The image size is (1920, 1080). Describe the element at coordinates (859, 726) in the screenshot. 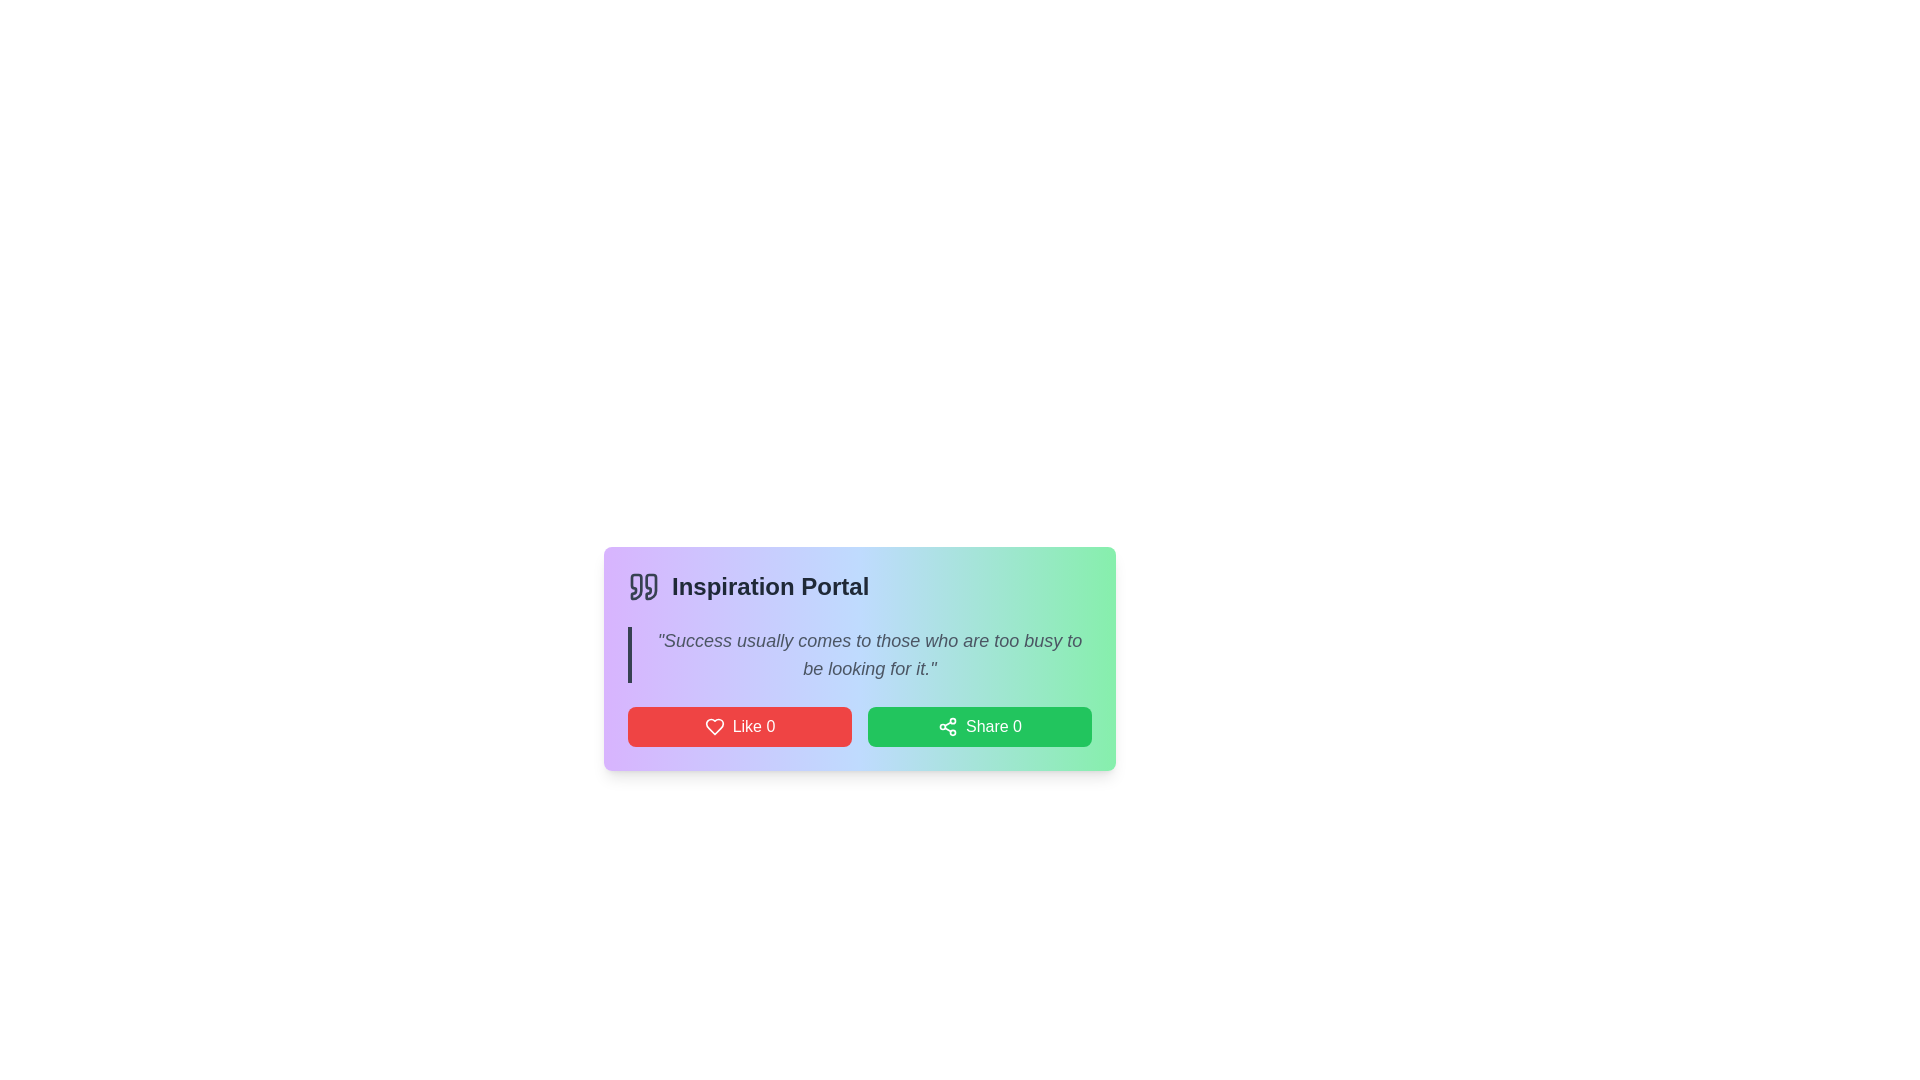

I see `the 'Share' button in the dual button group, which is green with a share icon and the text 'Share 0', to observe a hover animation` at that location.